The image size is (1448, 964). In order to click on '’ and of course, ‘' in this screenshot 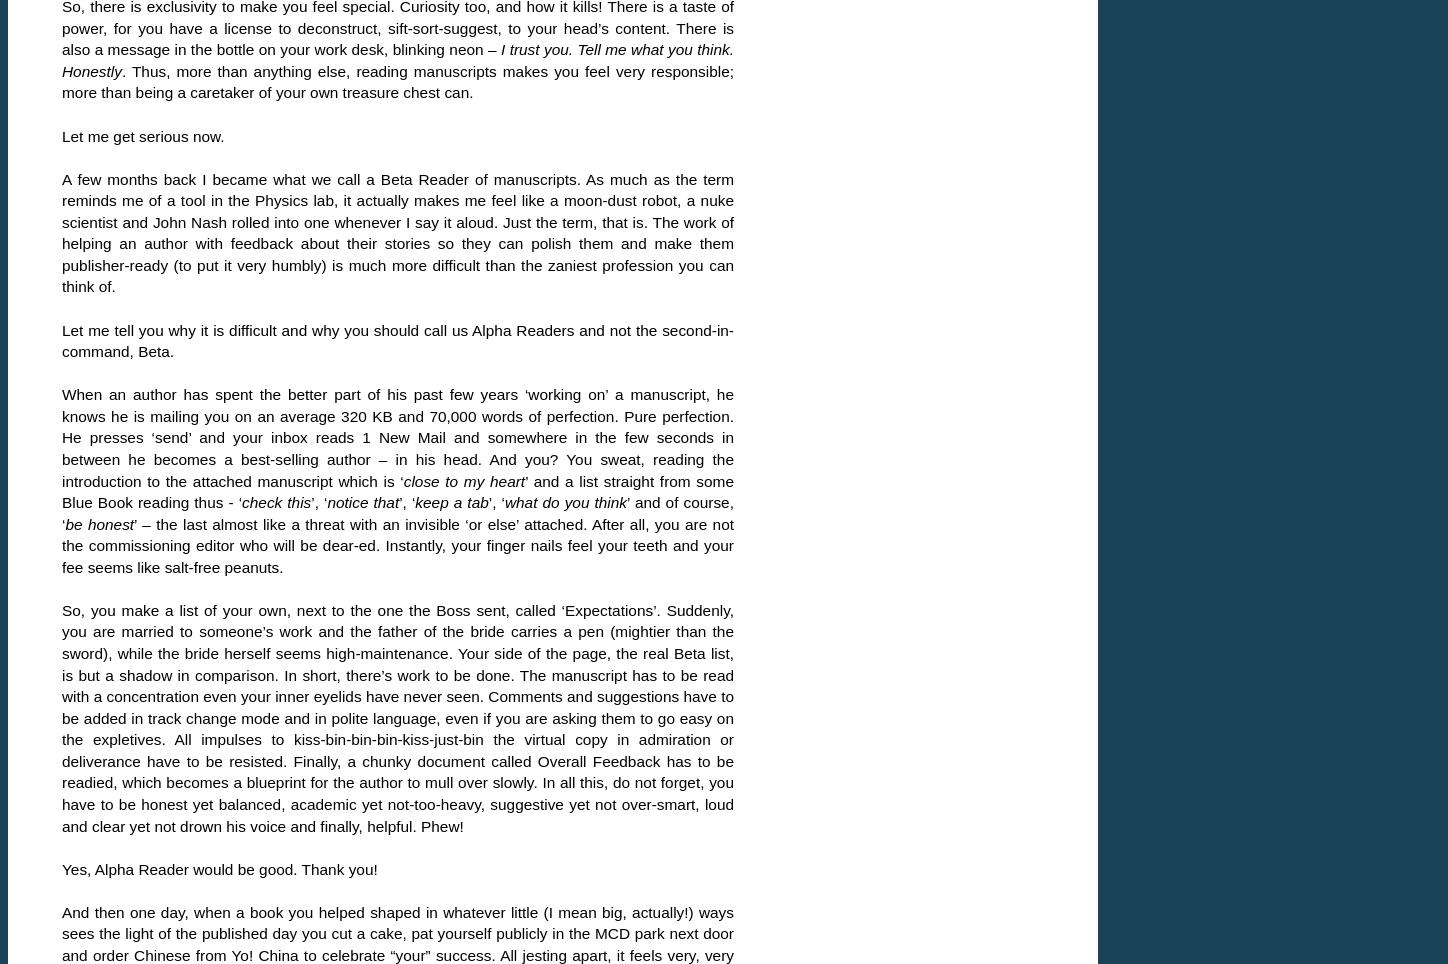, I will do `click(397, 512)`.